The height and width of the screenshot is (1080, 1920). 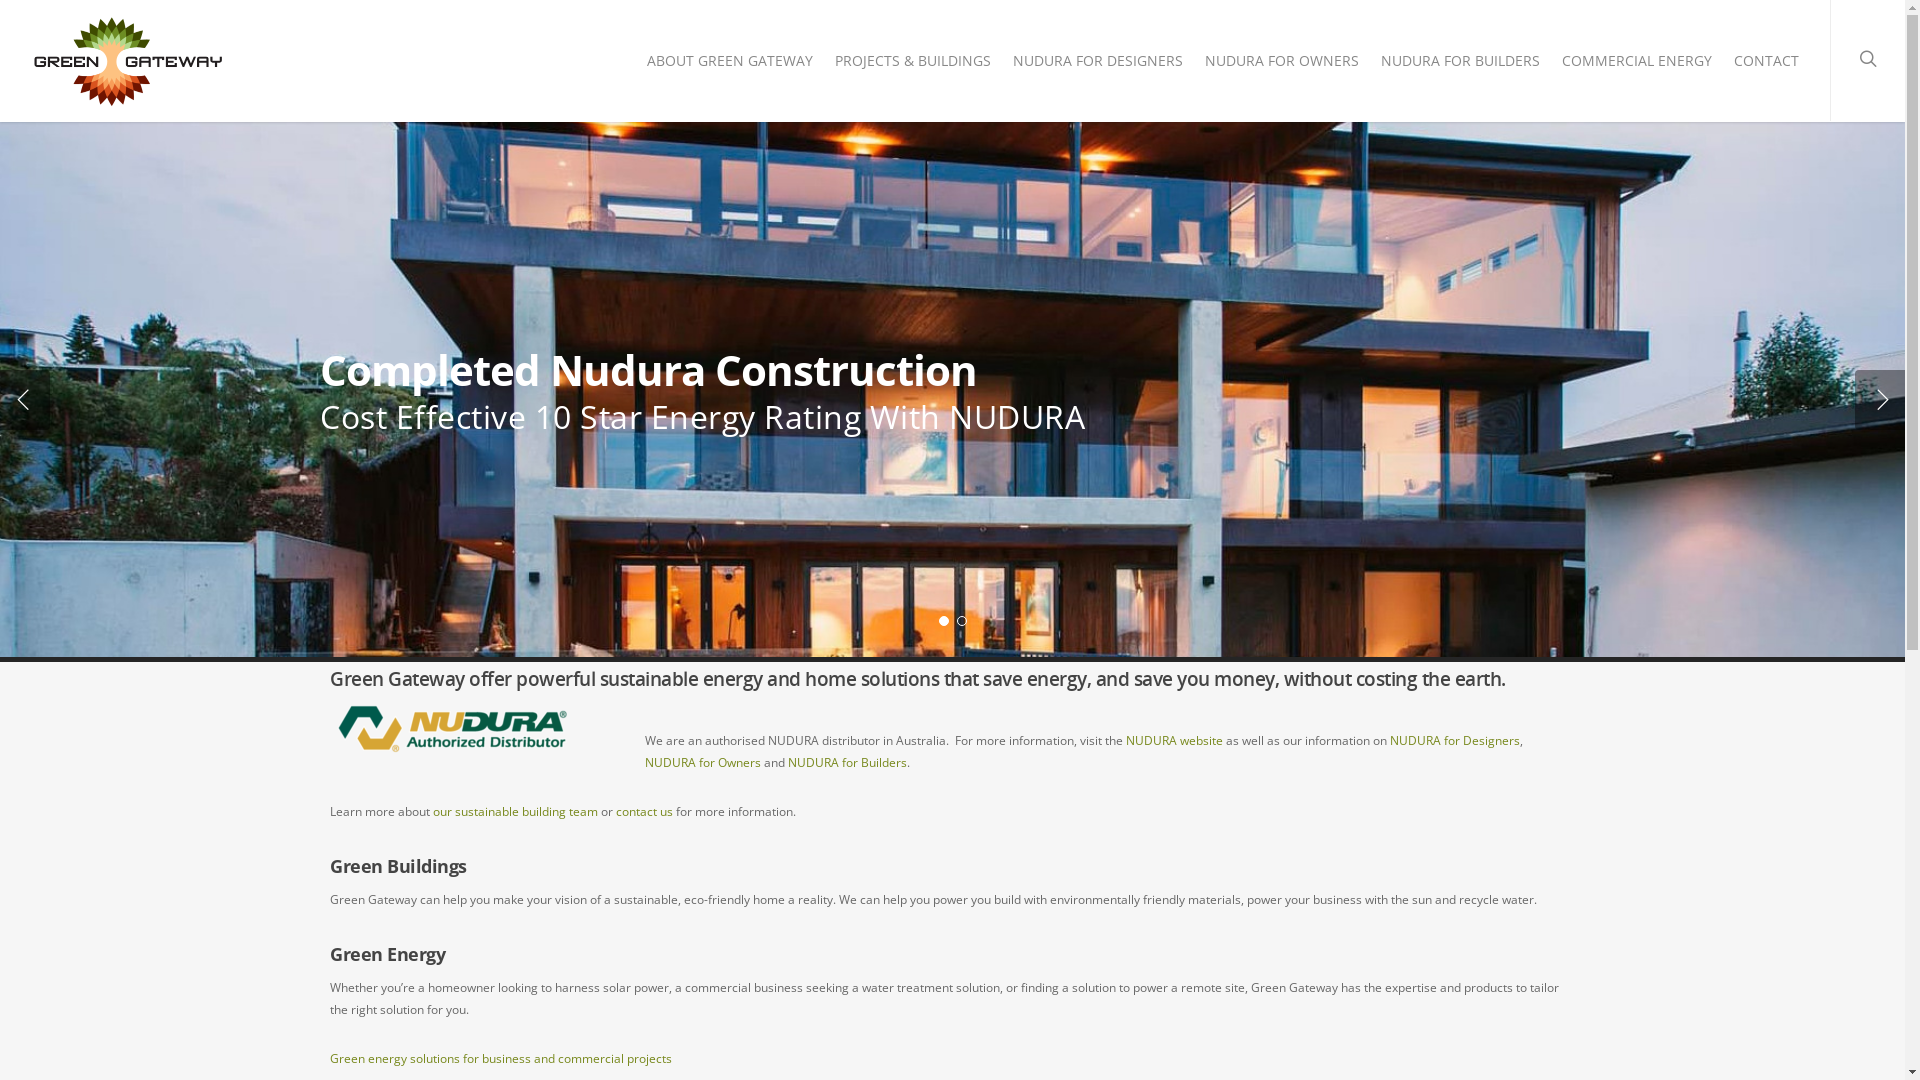 I want to click on 'ABOUT GREEN GATEWAY', so click(x=636, y=64).